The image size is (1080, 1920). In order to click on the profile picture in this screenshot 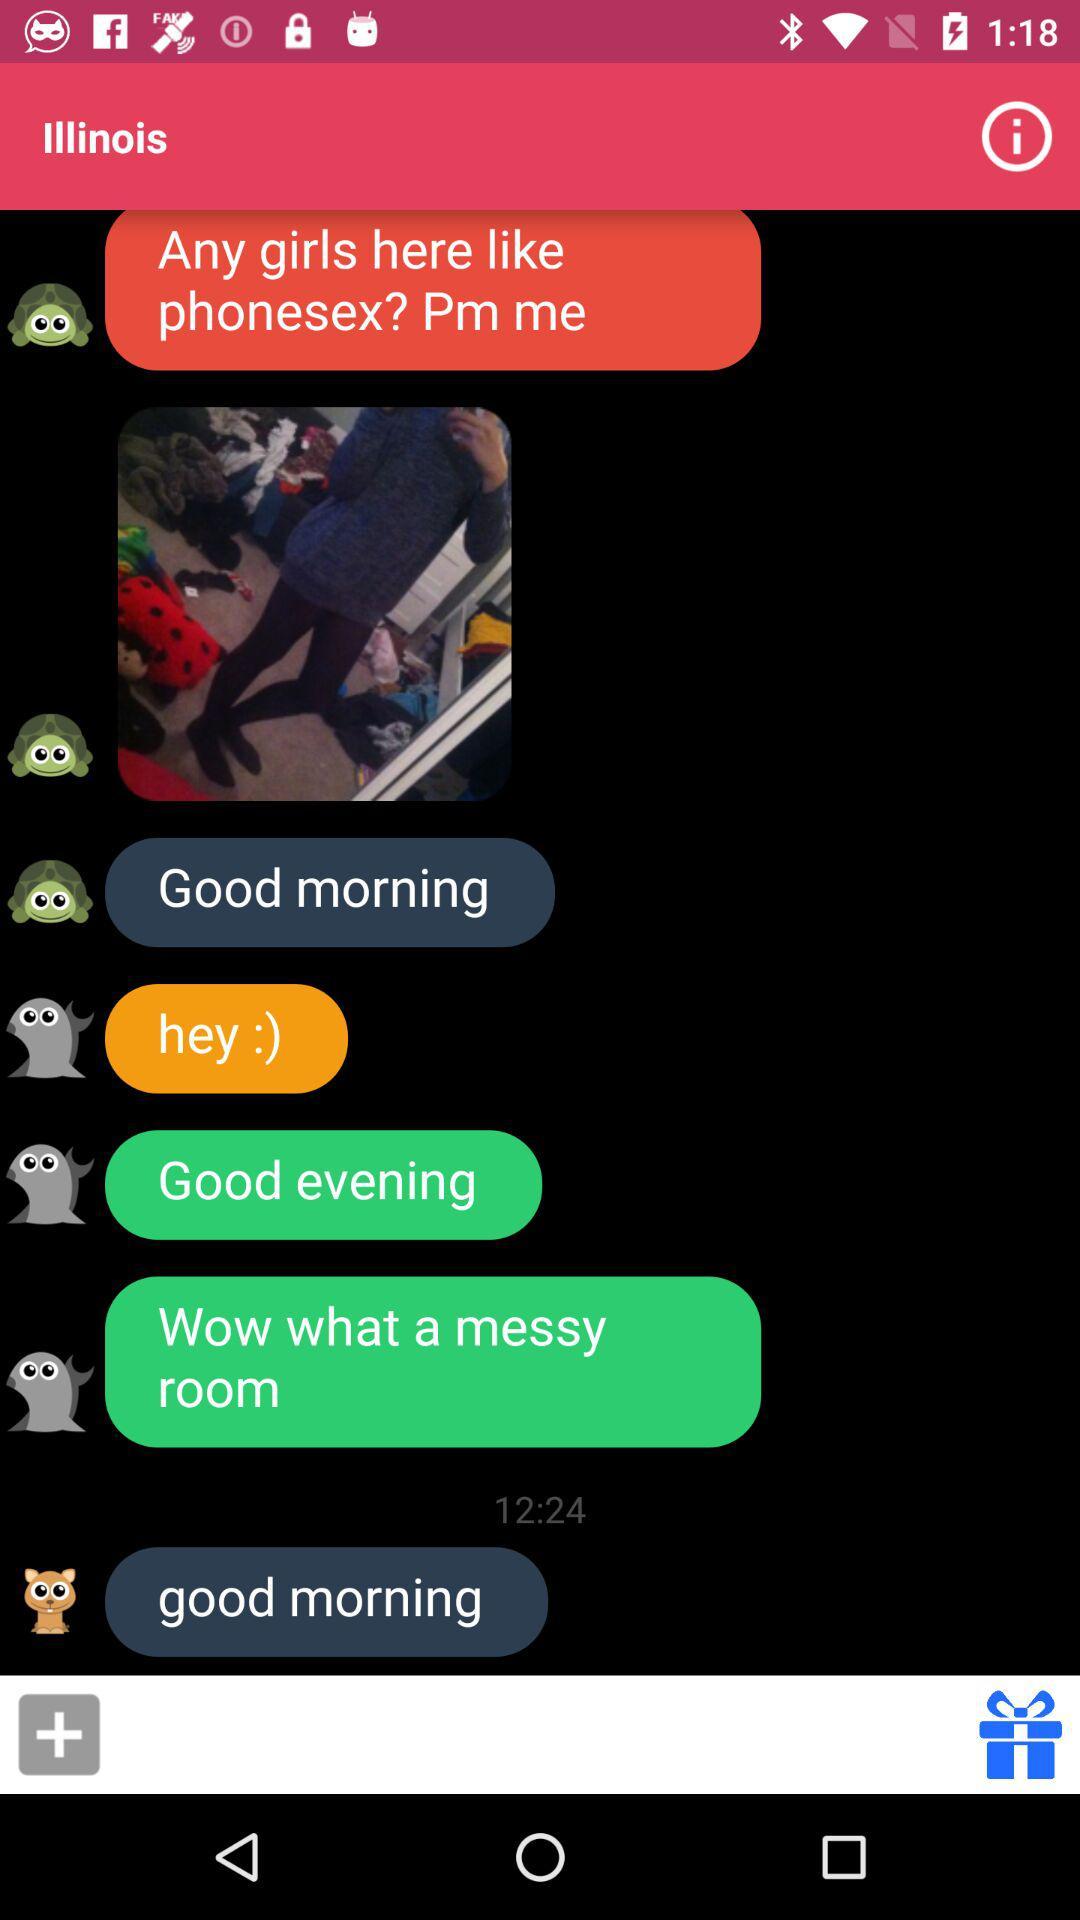, I will do `click(49, 1184)`.